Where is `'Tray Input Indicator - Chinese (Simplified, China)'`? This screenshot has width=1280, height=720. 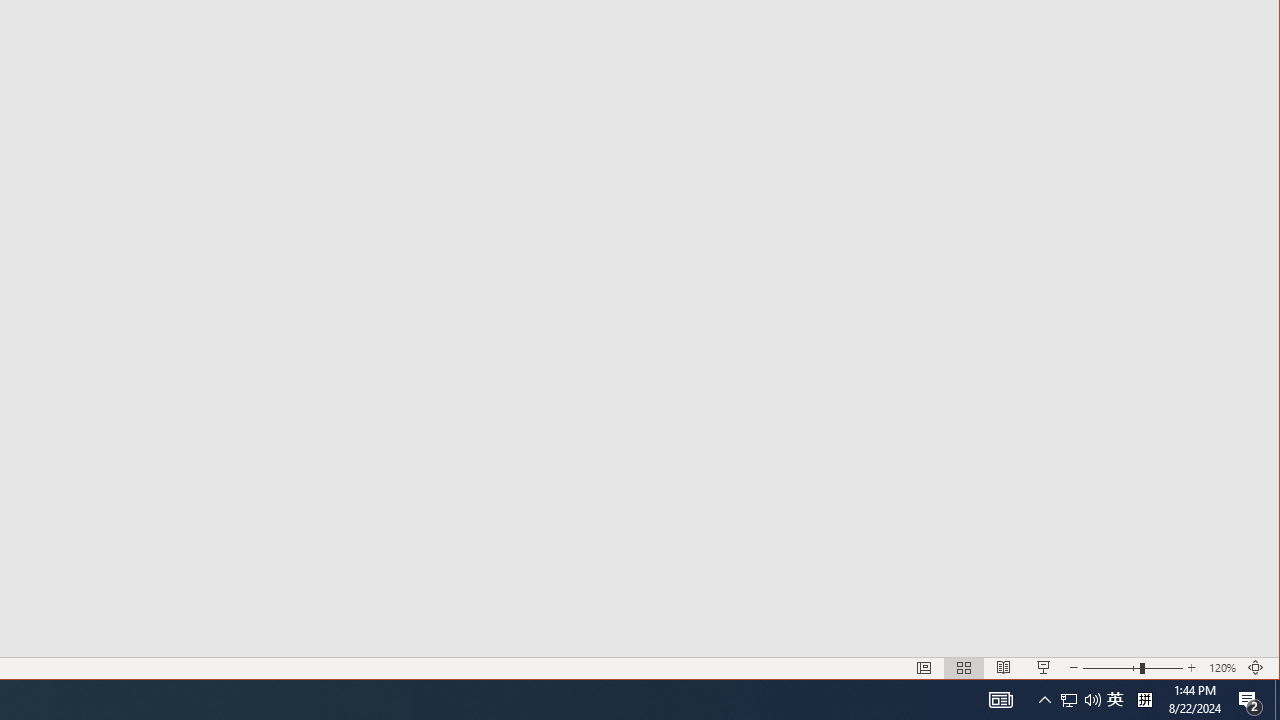 'Tray Input Indicator - Chinese (Simplified, China)' is located at coordinates (1144, 698).